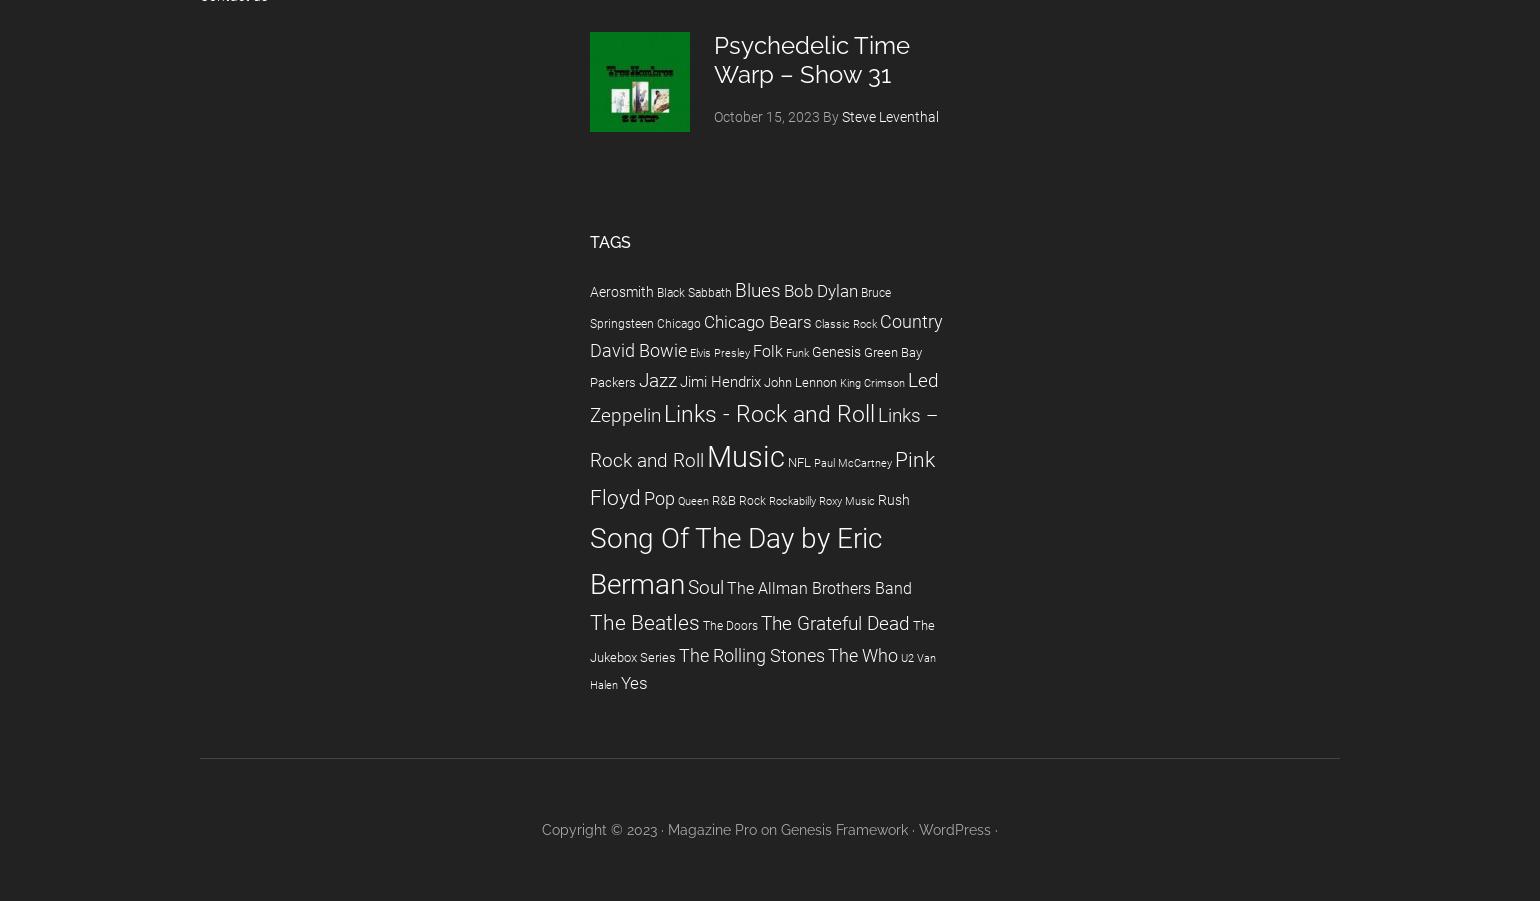 The width and height of the screenshot is (1540, 901). I want to click on 'The Grateful Dead', so click(835, 622).